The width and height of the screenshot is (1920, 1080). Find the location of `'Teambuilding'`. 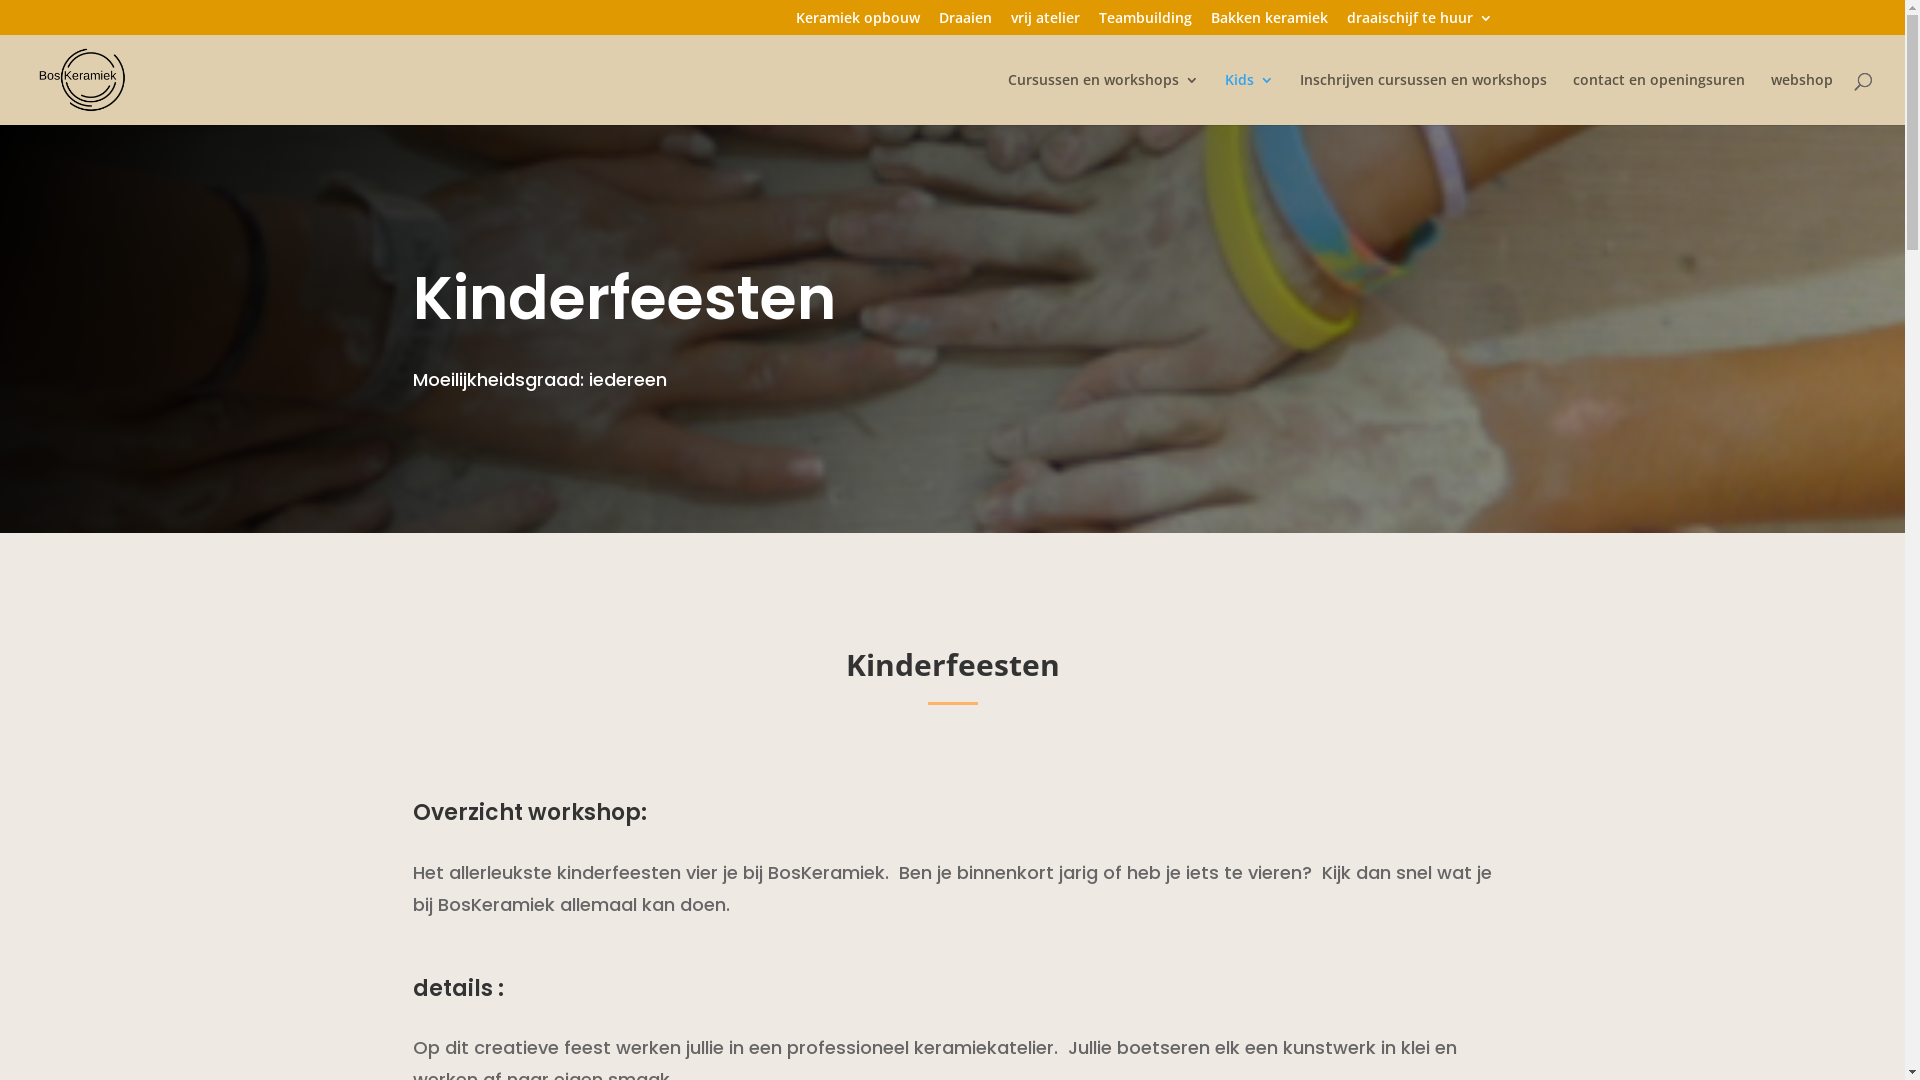

'Teambuilding' is located at coordinates (1097, 22).